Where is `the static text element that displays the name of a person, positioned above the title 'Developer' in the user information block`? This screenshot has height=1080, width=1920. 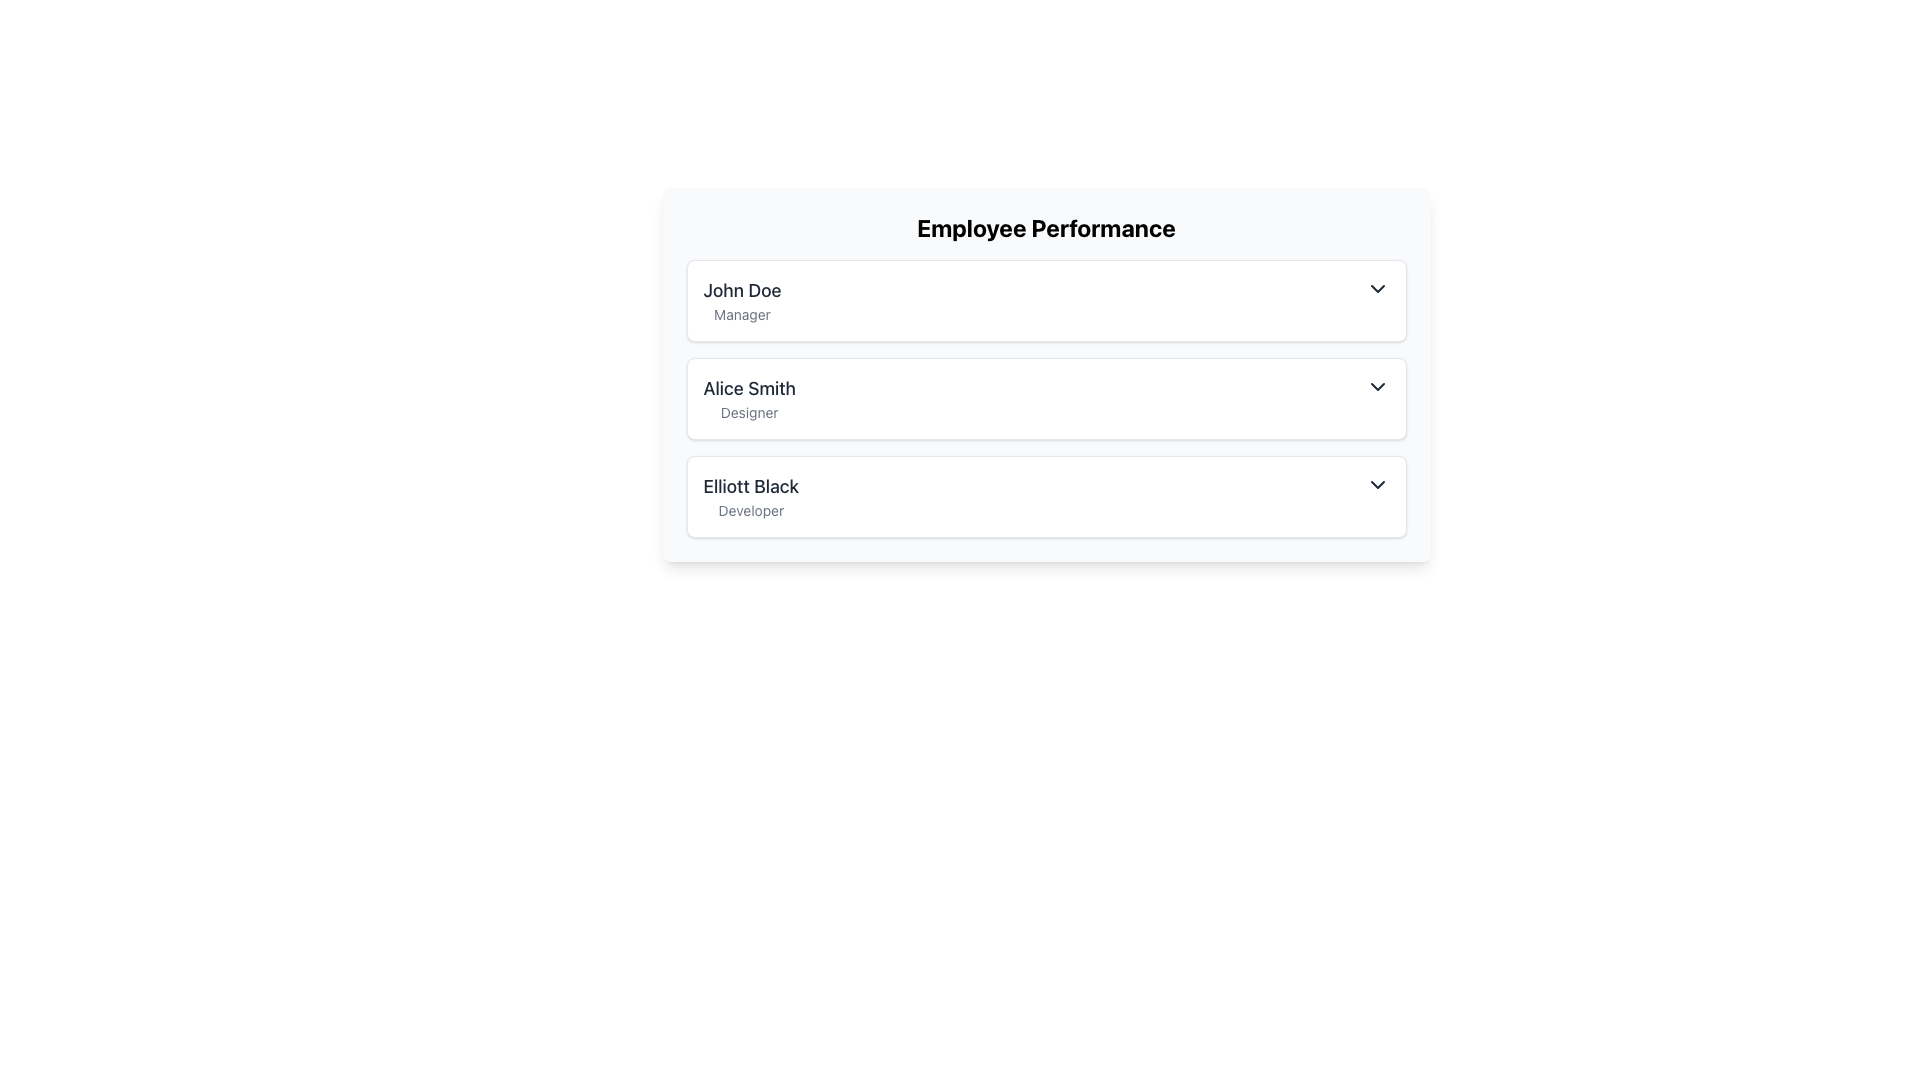 the static text element that displays the name of a person, positioned above the title 'Developer' in the user information block is located at coordinates (750, 486).